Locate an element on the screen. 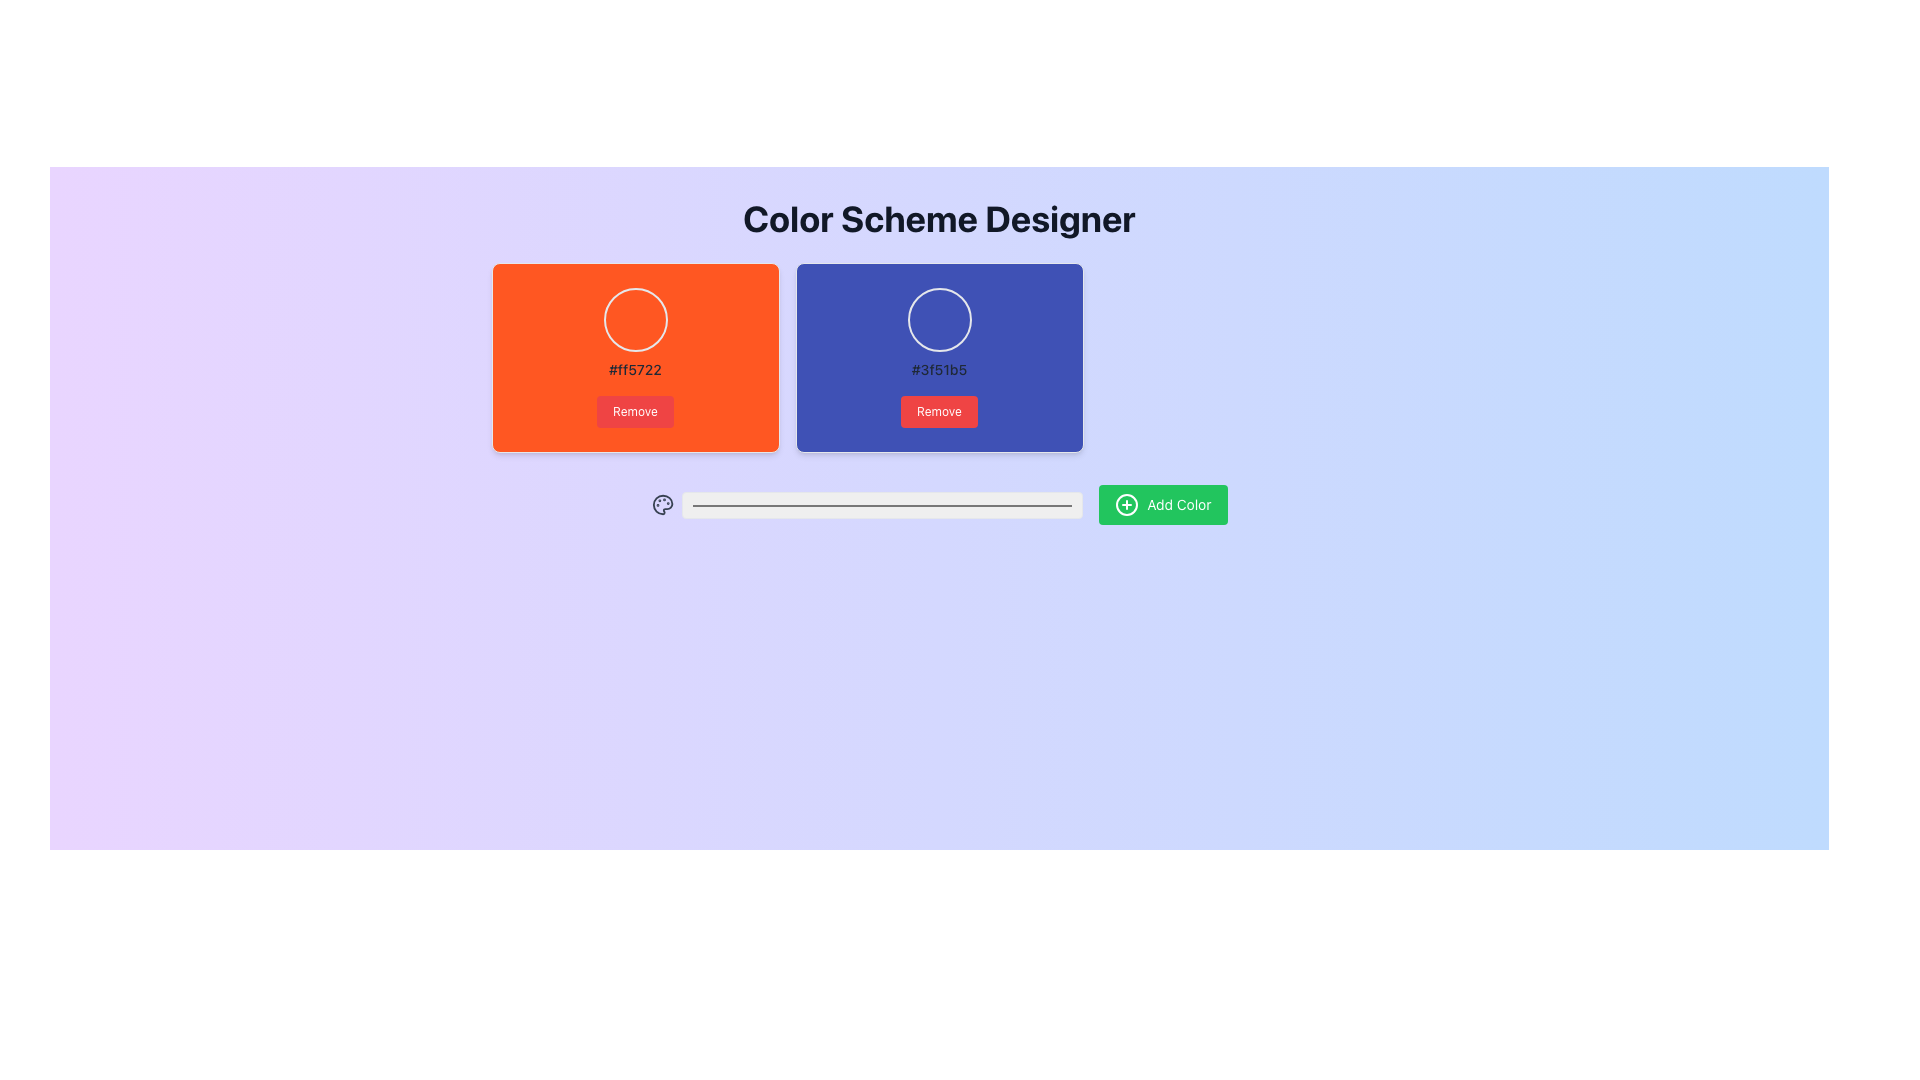 The width and height of the screenshot is (1920, 1080). the circular SVG element that visually represents a button with a '+' symbol, located in the bottom-right area of the interface next to the 'Add Color' label is located at coordinates (1127, 504).